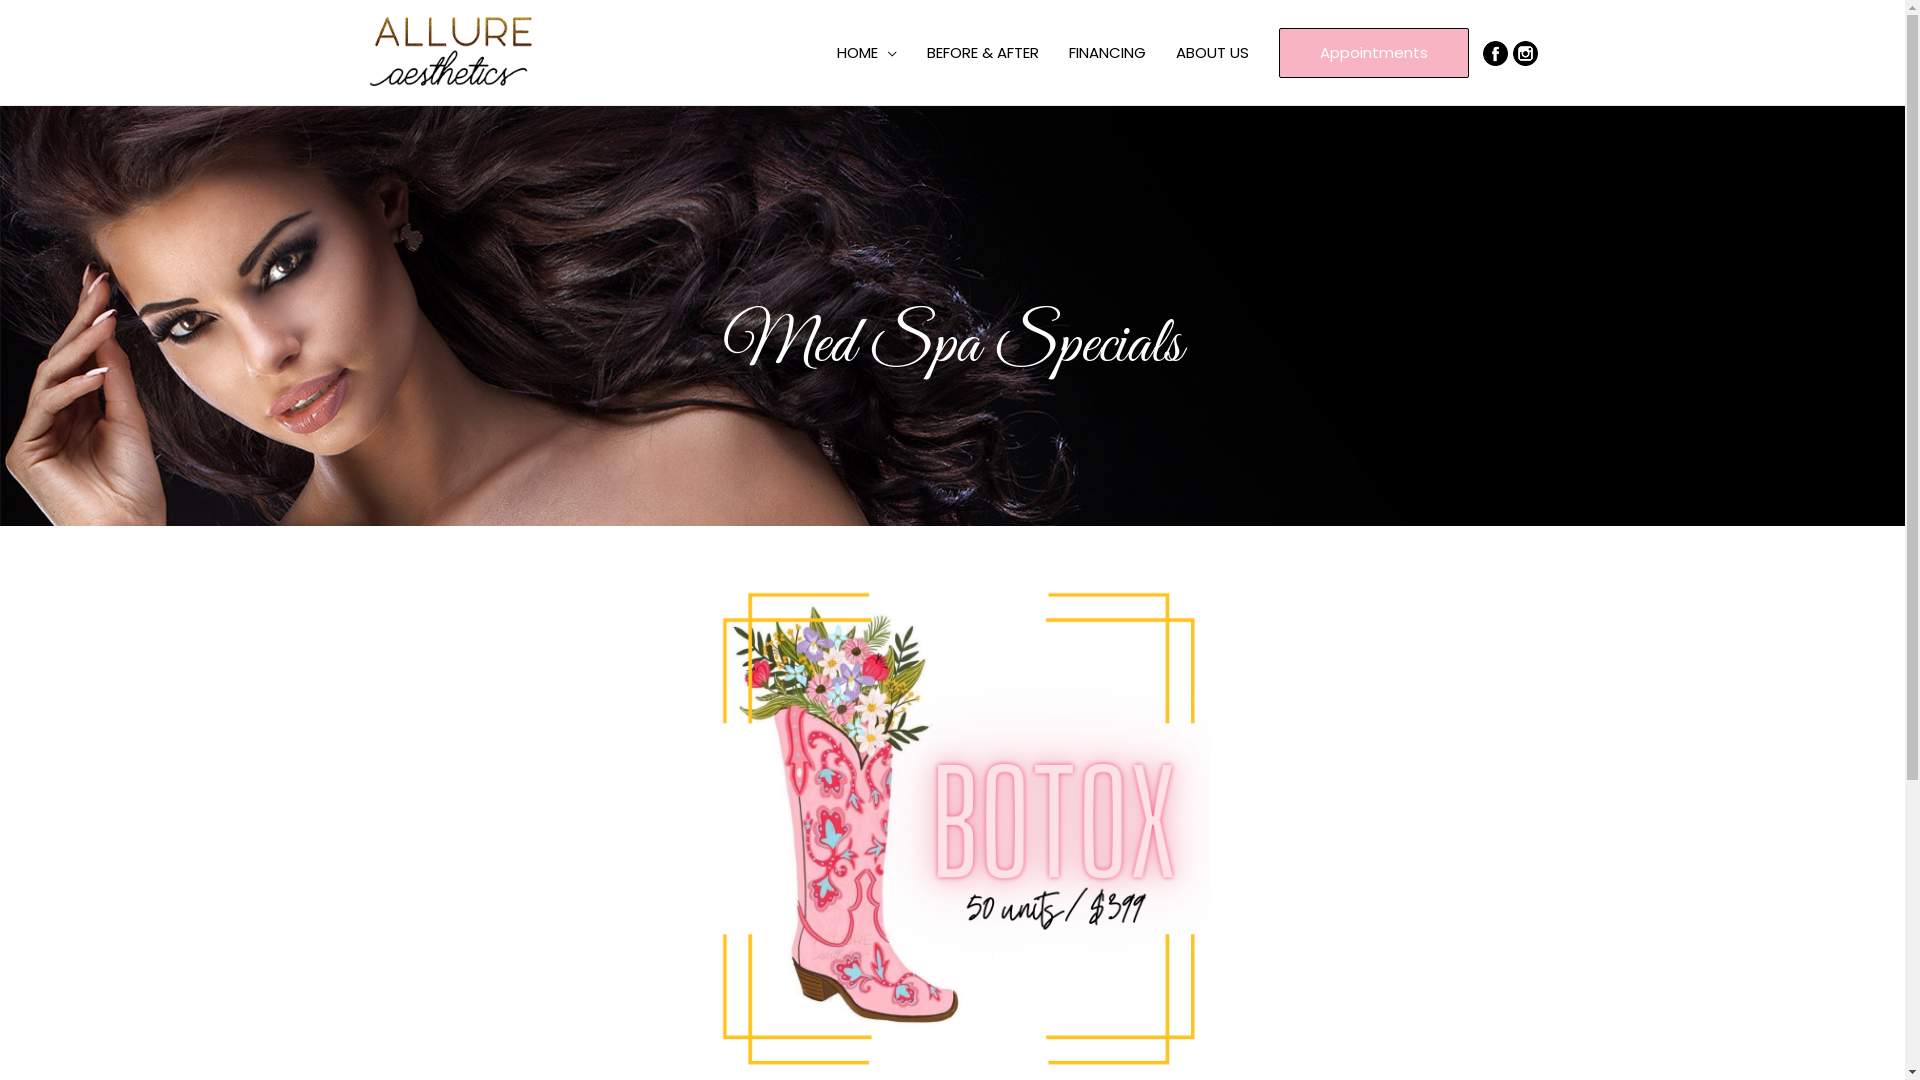 This screenshot has height=1080, width=1920. I want to click on 'BEFORE & AFTER', so click(983, 52).